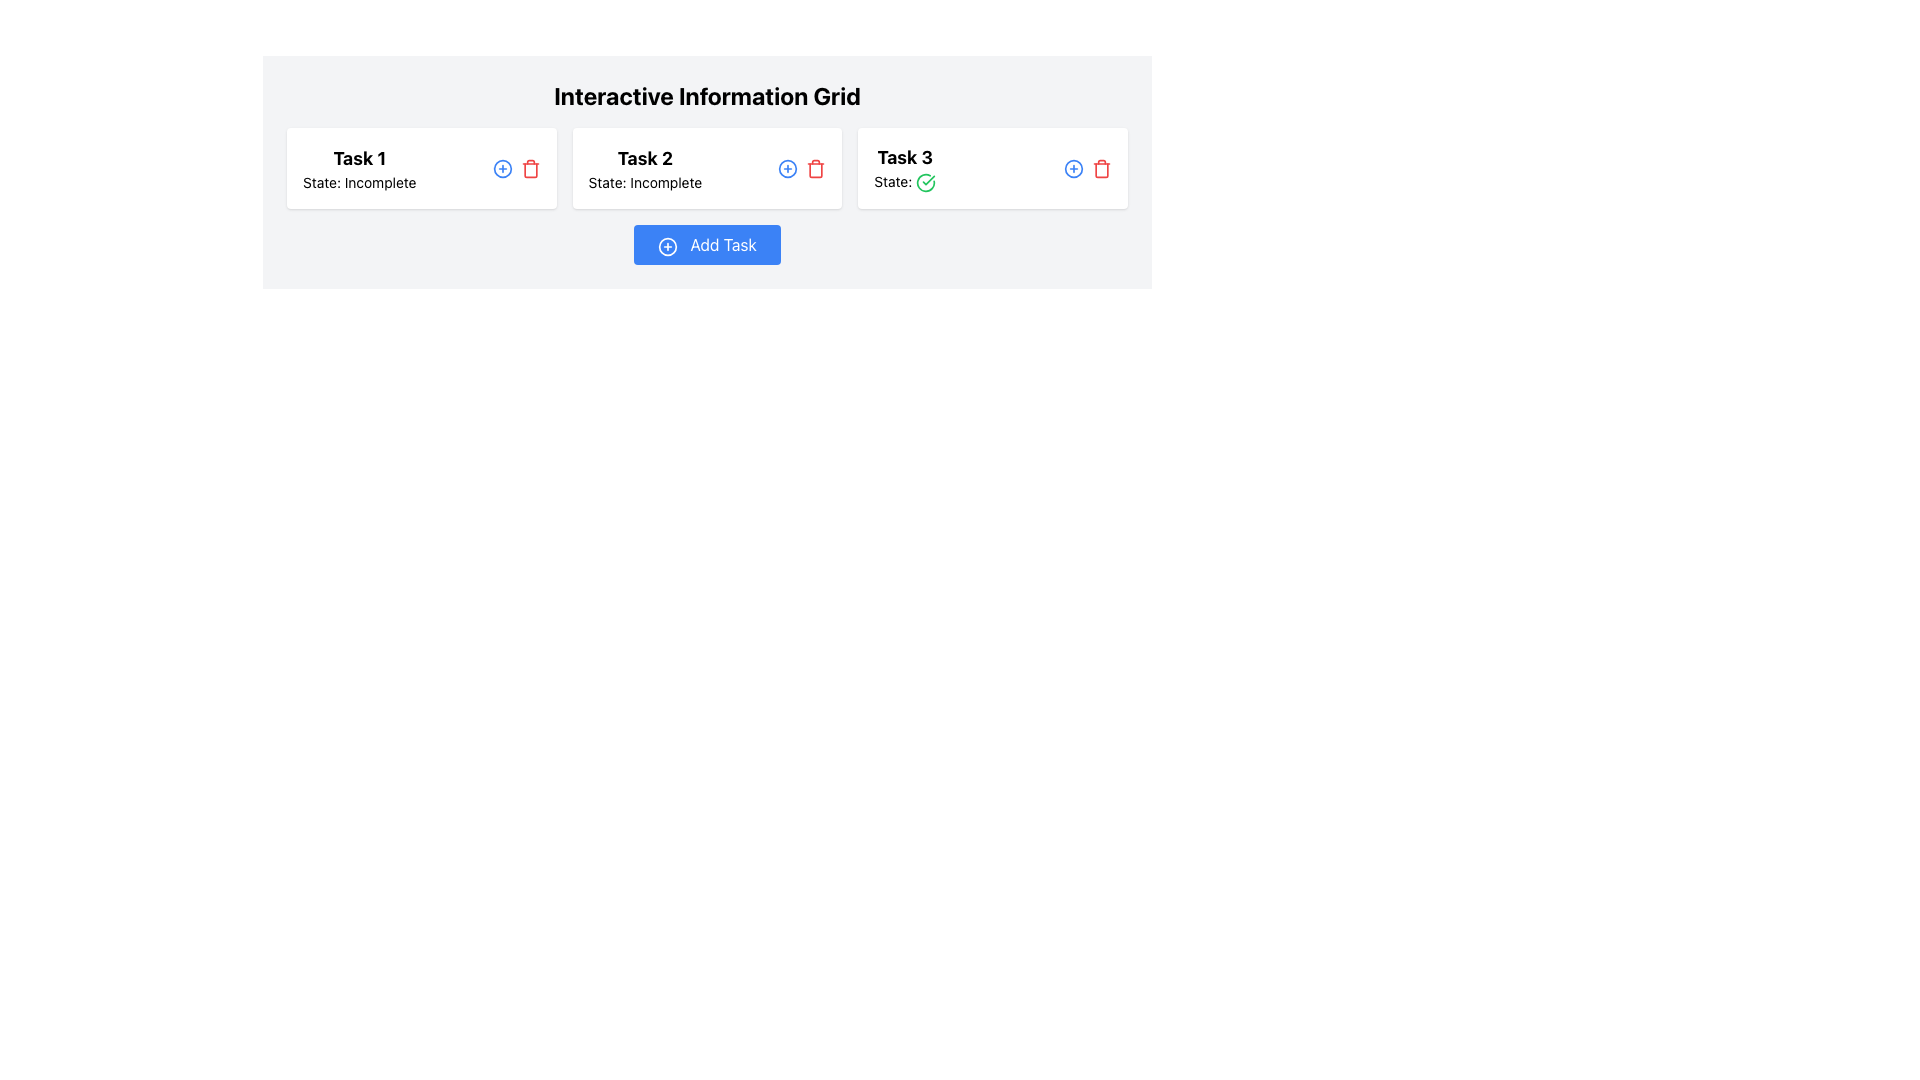 The width and height of the screenshot is (1920, 1080). I want to click on the red trash can icon located in the second task card under the header 'Task 2', so click(816, 167).